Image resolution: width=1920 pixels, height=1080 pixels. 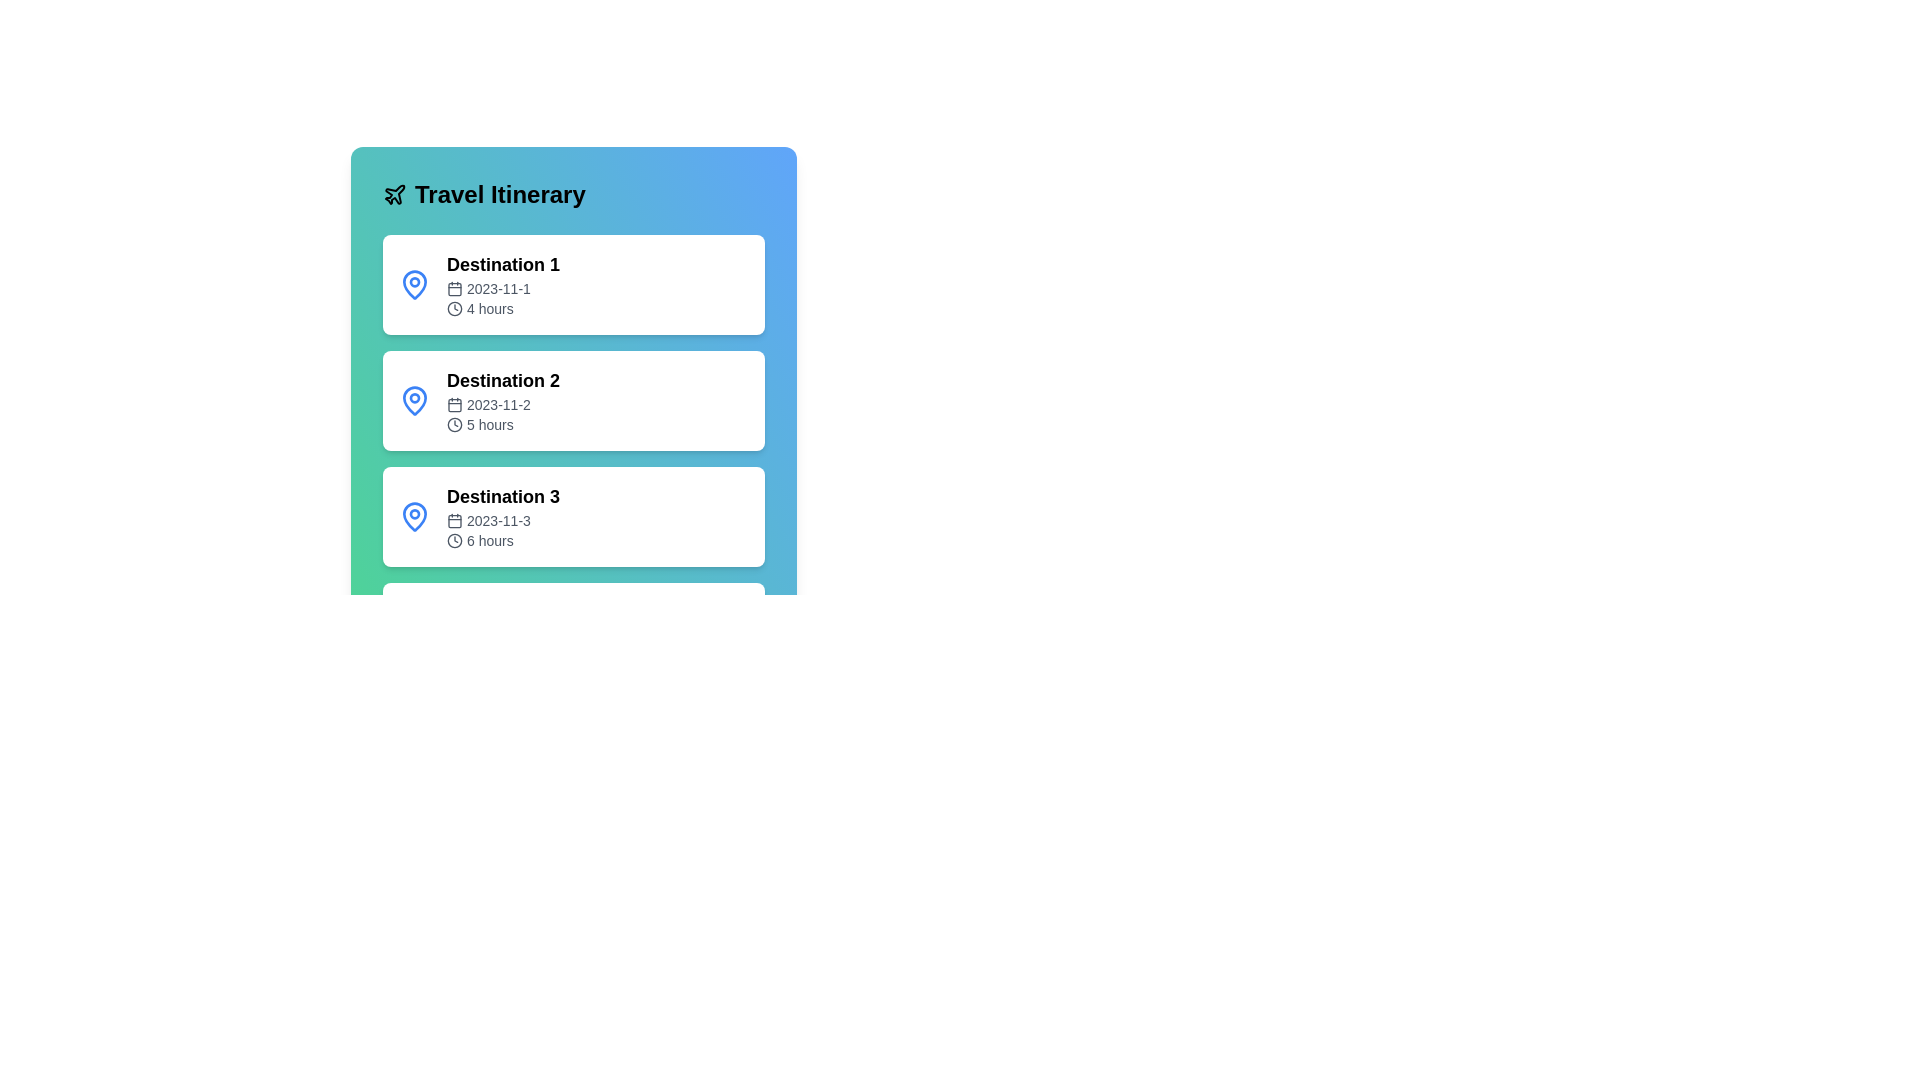 What do you see at coordinates (454, 405) in the screenshot?
I see `the minimalistic calendar icon located to the left of the text '2023-11-2' in the 'Destination 2' row` at bounding box center [454, 405].